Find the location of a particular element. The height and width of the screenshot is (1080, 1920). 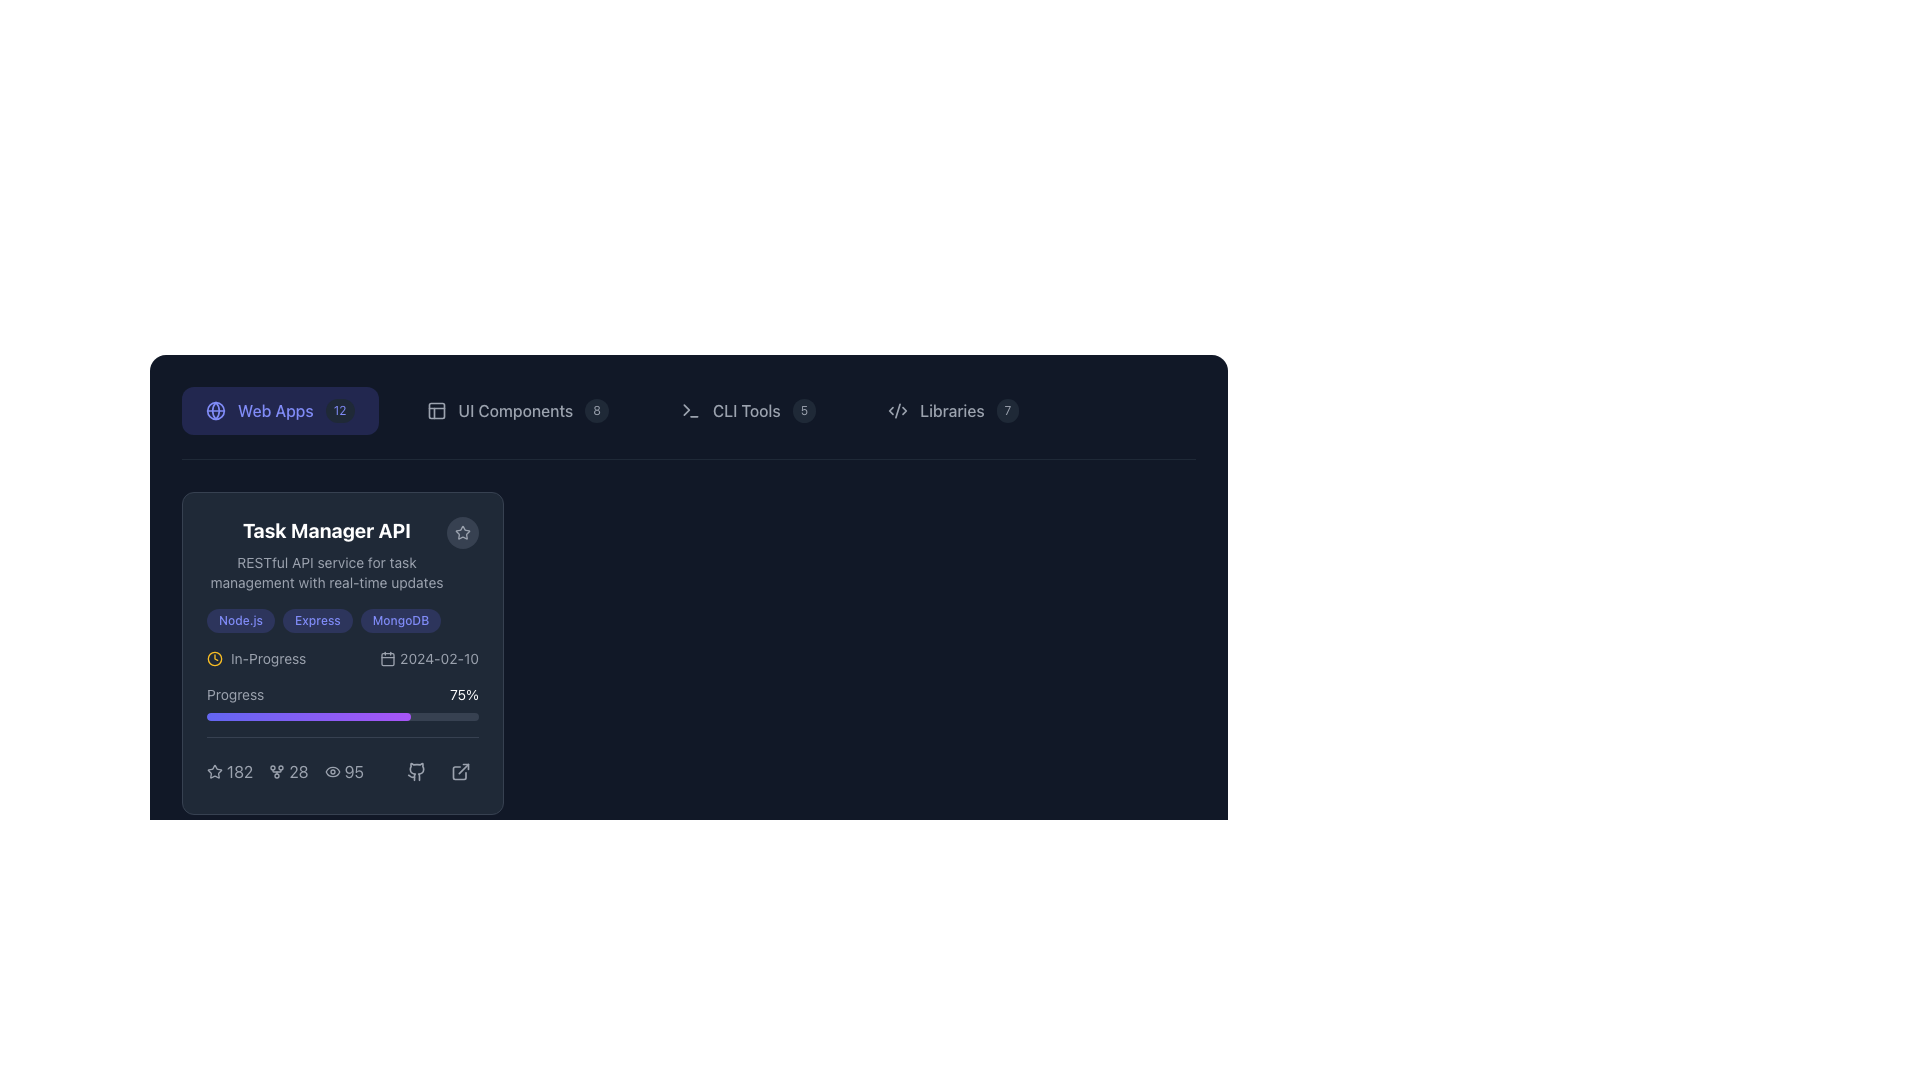

the 'Web Apps' button featuring a globe icon and a badge displaying '12' is located at coordinates (279, 410).